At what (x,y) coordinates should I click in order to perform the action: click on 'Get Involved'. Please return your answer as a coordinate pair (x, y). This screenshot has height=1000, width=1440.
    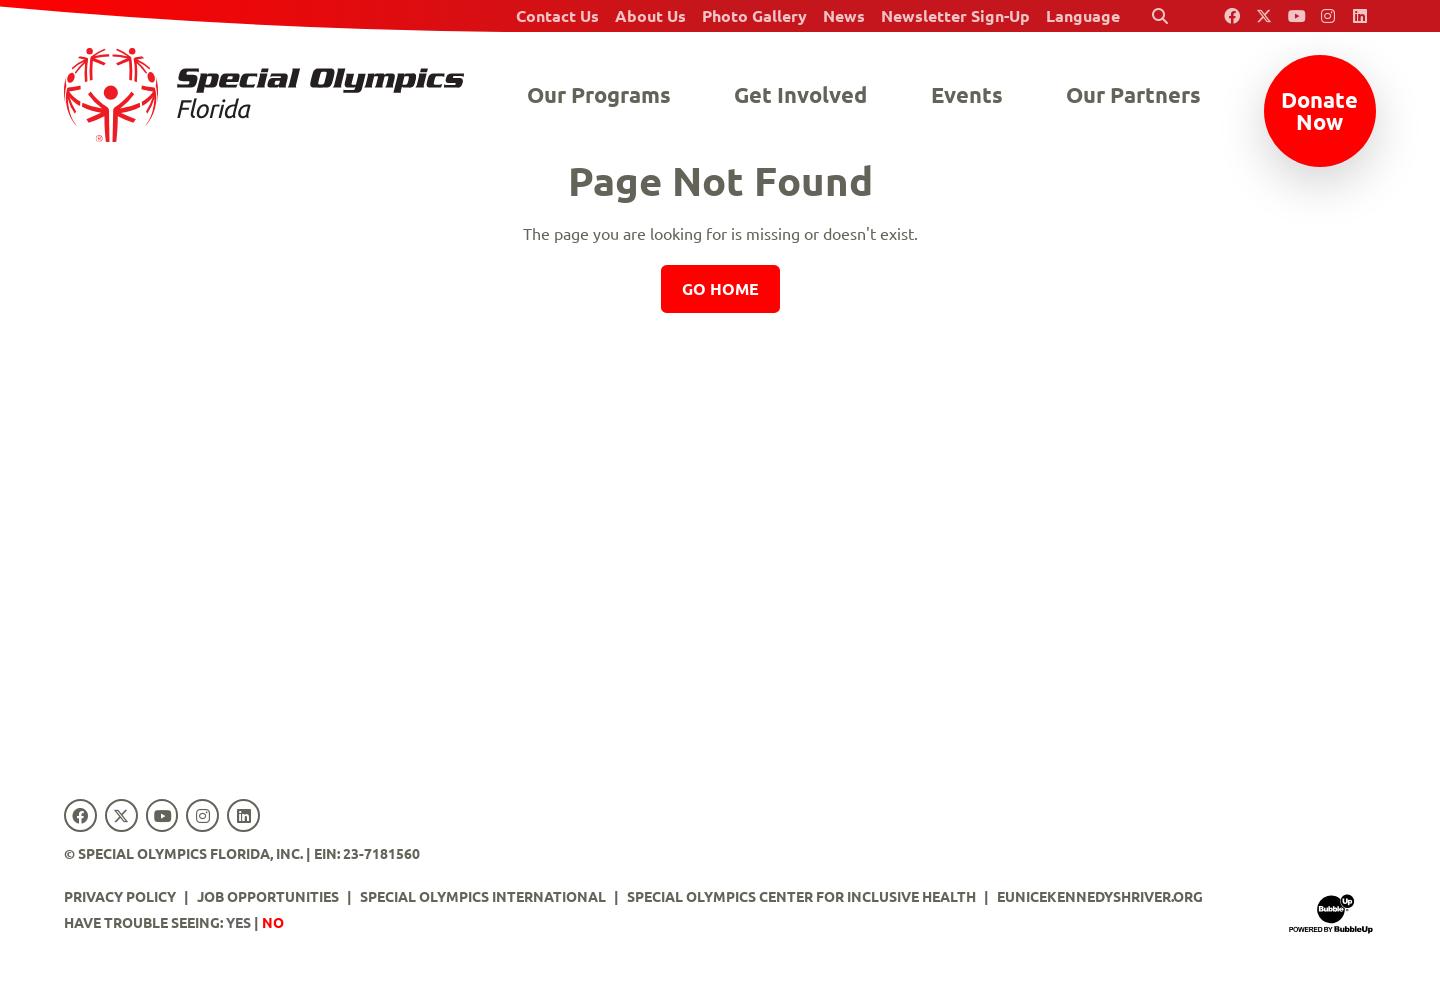
    Looking at the image, I should click on (800, 93).